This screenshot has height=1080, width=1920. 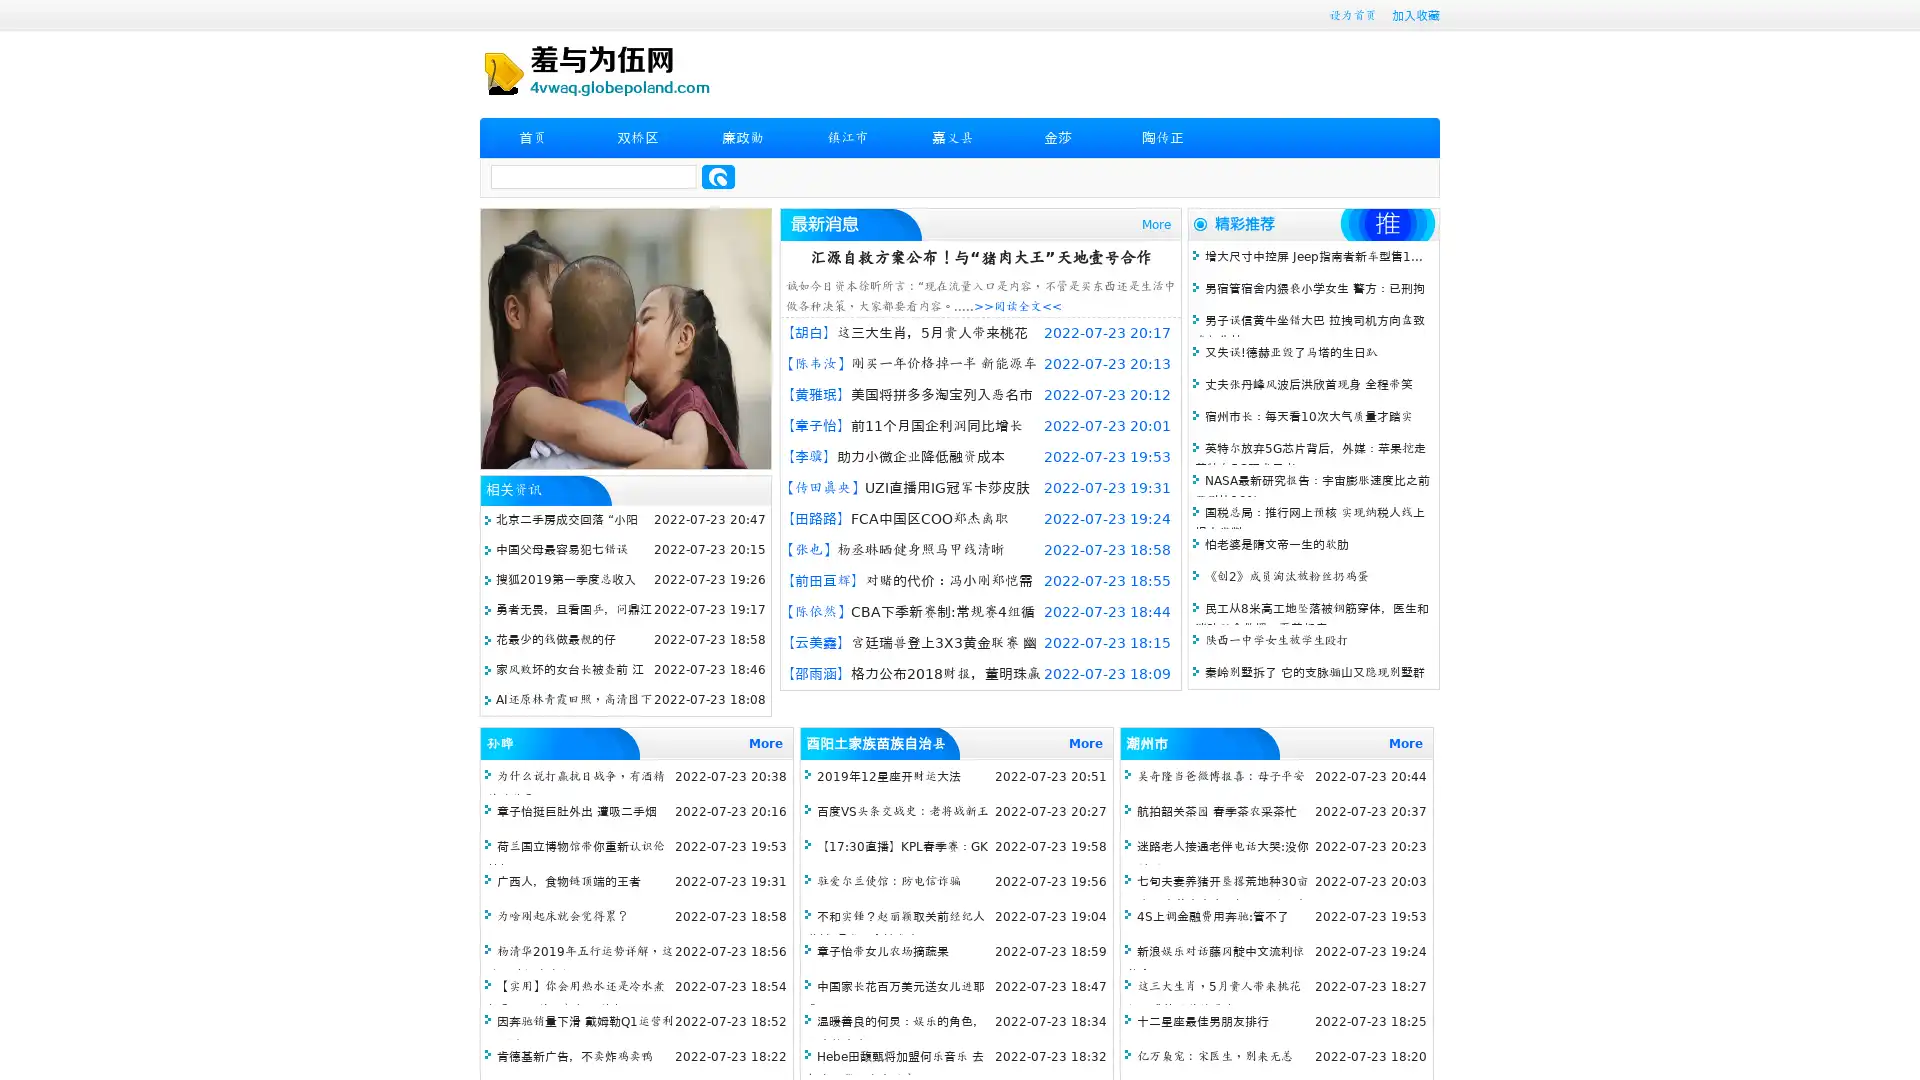 What do you see at coordinates (718, 176) in the screenshot?
I see `Search` at bounding box center [718, 176].